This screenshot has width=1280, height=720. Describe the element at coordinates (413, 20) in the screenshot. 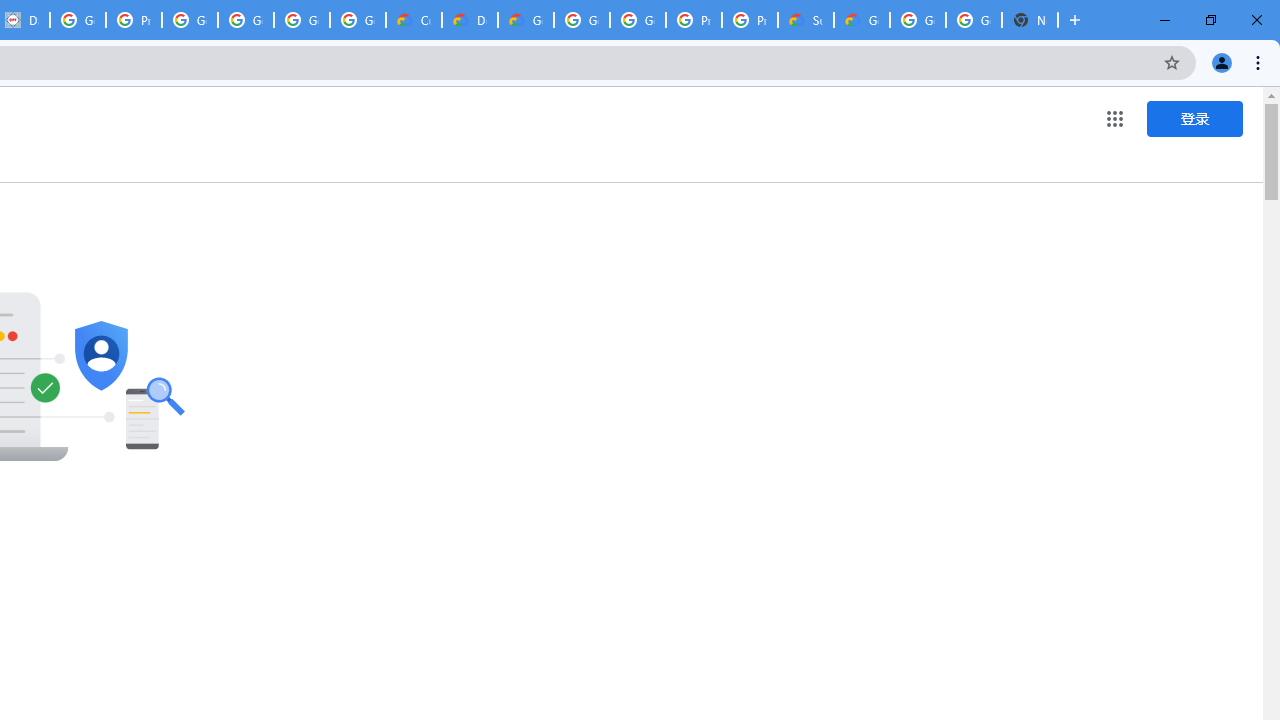

I see `'Customer Care | Google Cloud'` at that location.